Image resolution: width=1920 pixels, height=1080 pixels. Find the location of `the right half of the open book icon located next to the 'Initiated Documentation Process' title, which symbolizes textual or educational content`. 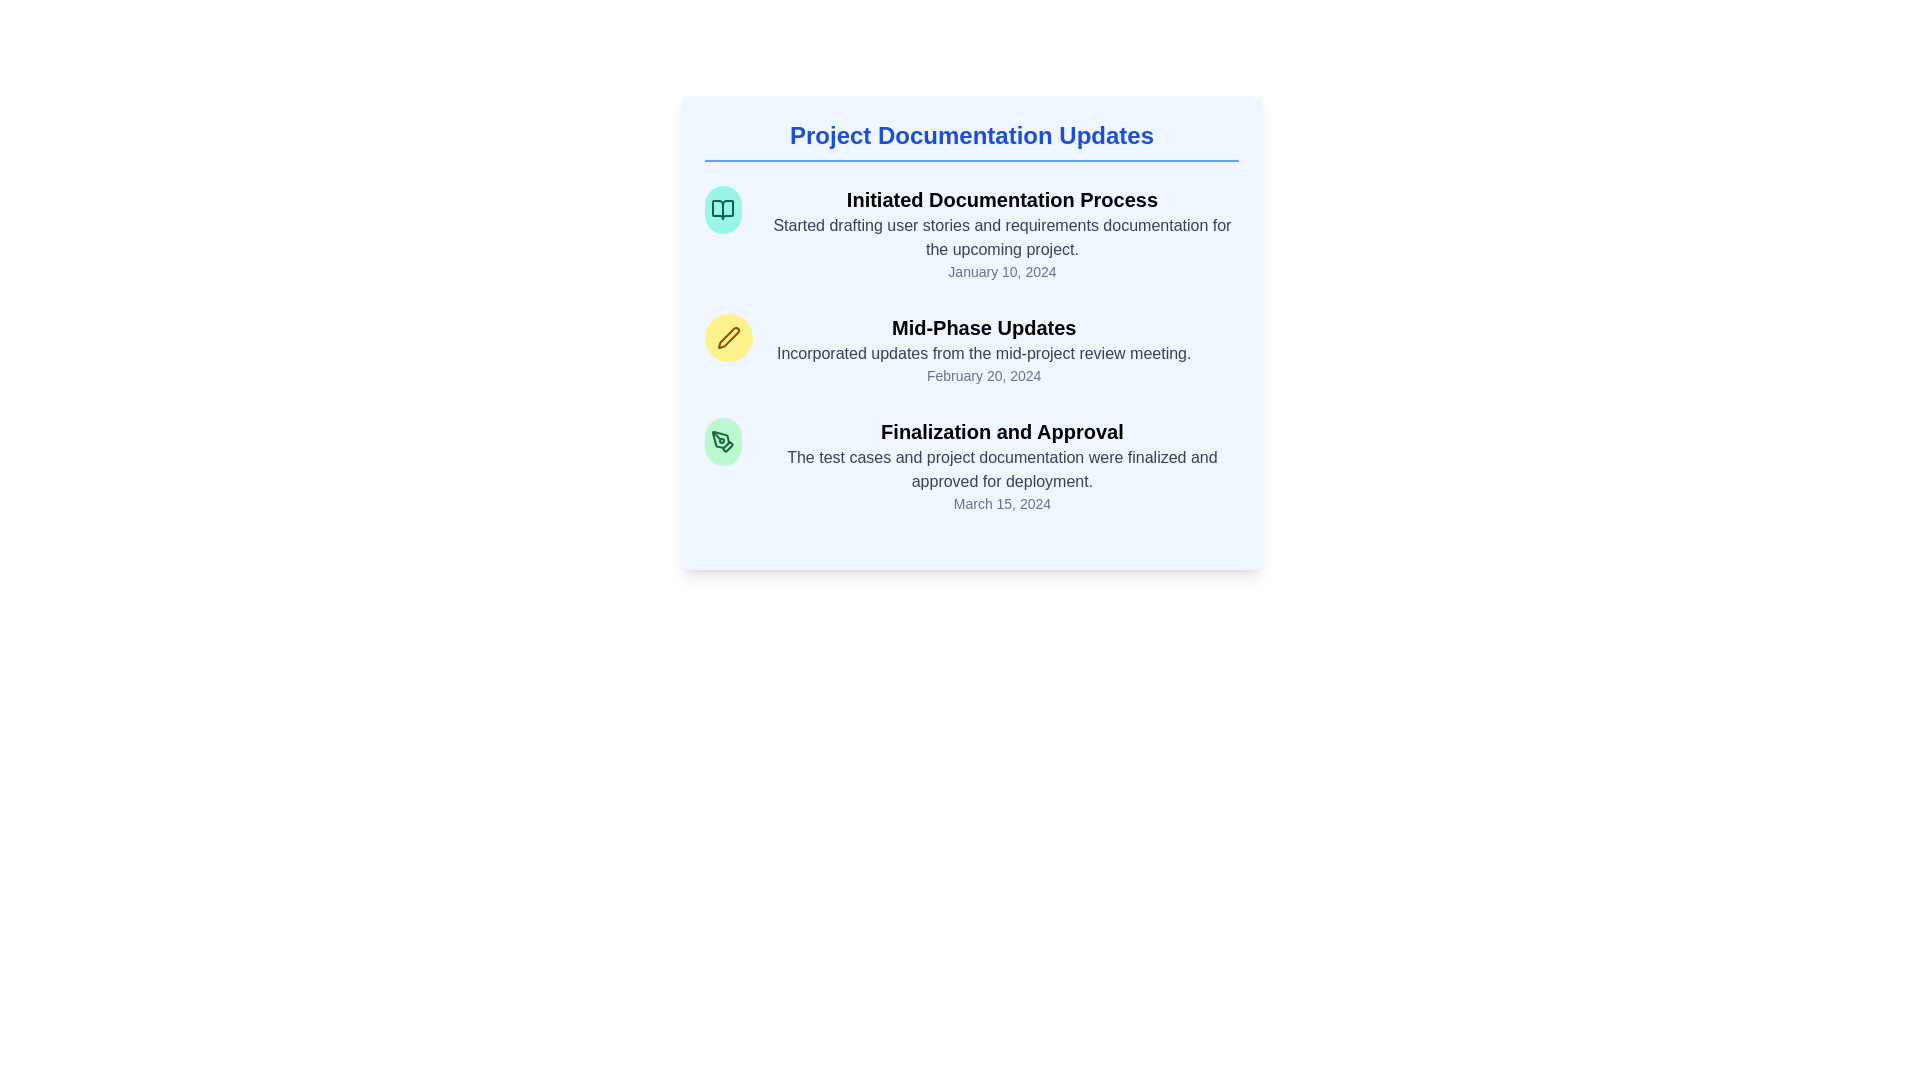

the right half of the open book icon located next to the 'Initiated Documentation Process' title, which symbolizes textual or educational content is located at coordinates (722, 209).